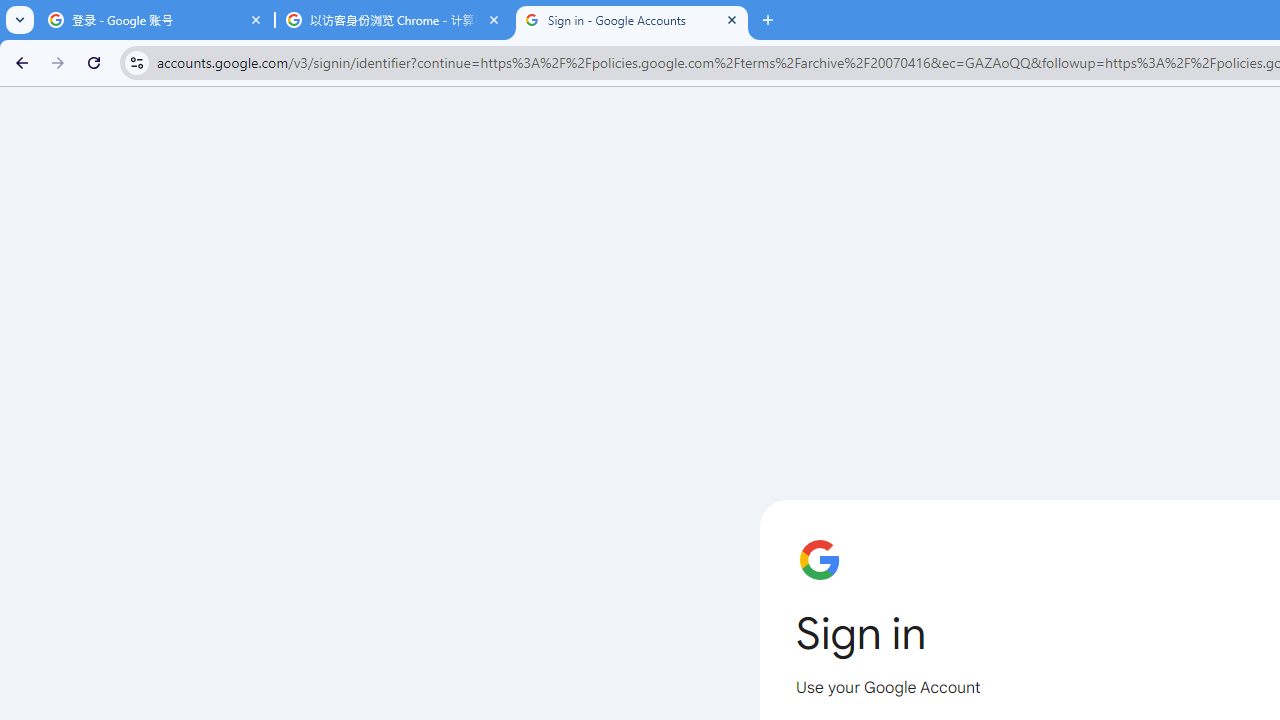 The height and width of the screenshot is (720, 1280). Describe the element at coordinates (631, 20) in the screenshot. I see `'Sign in - Google Accounts'` at that location.